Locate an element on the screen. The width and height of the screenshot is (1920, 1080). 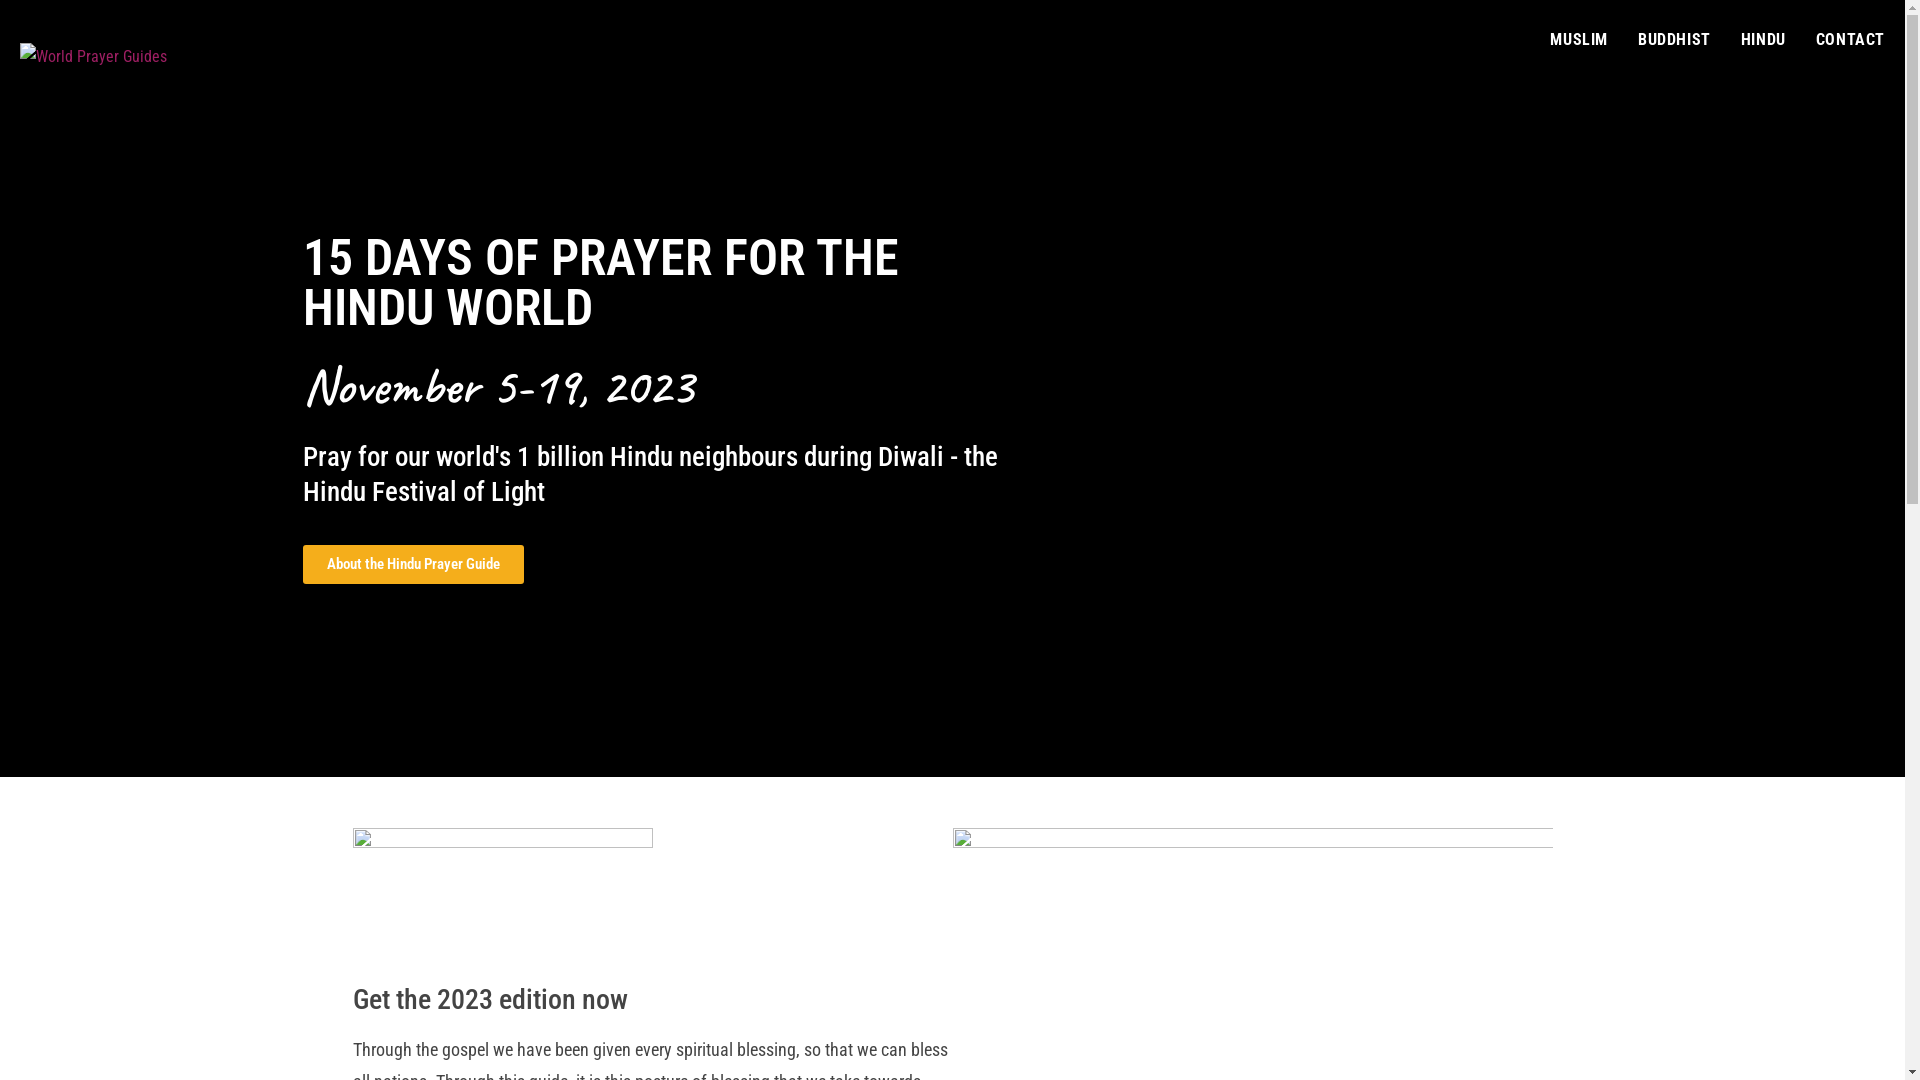
'CONTACT' is located at coordinates (1849, 39).